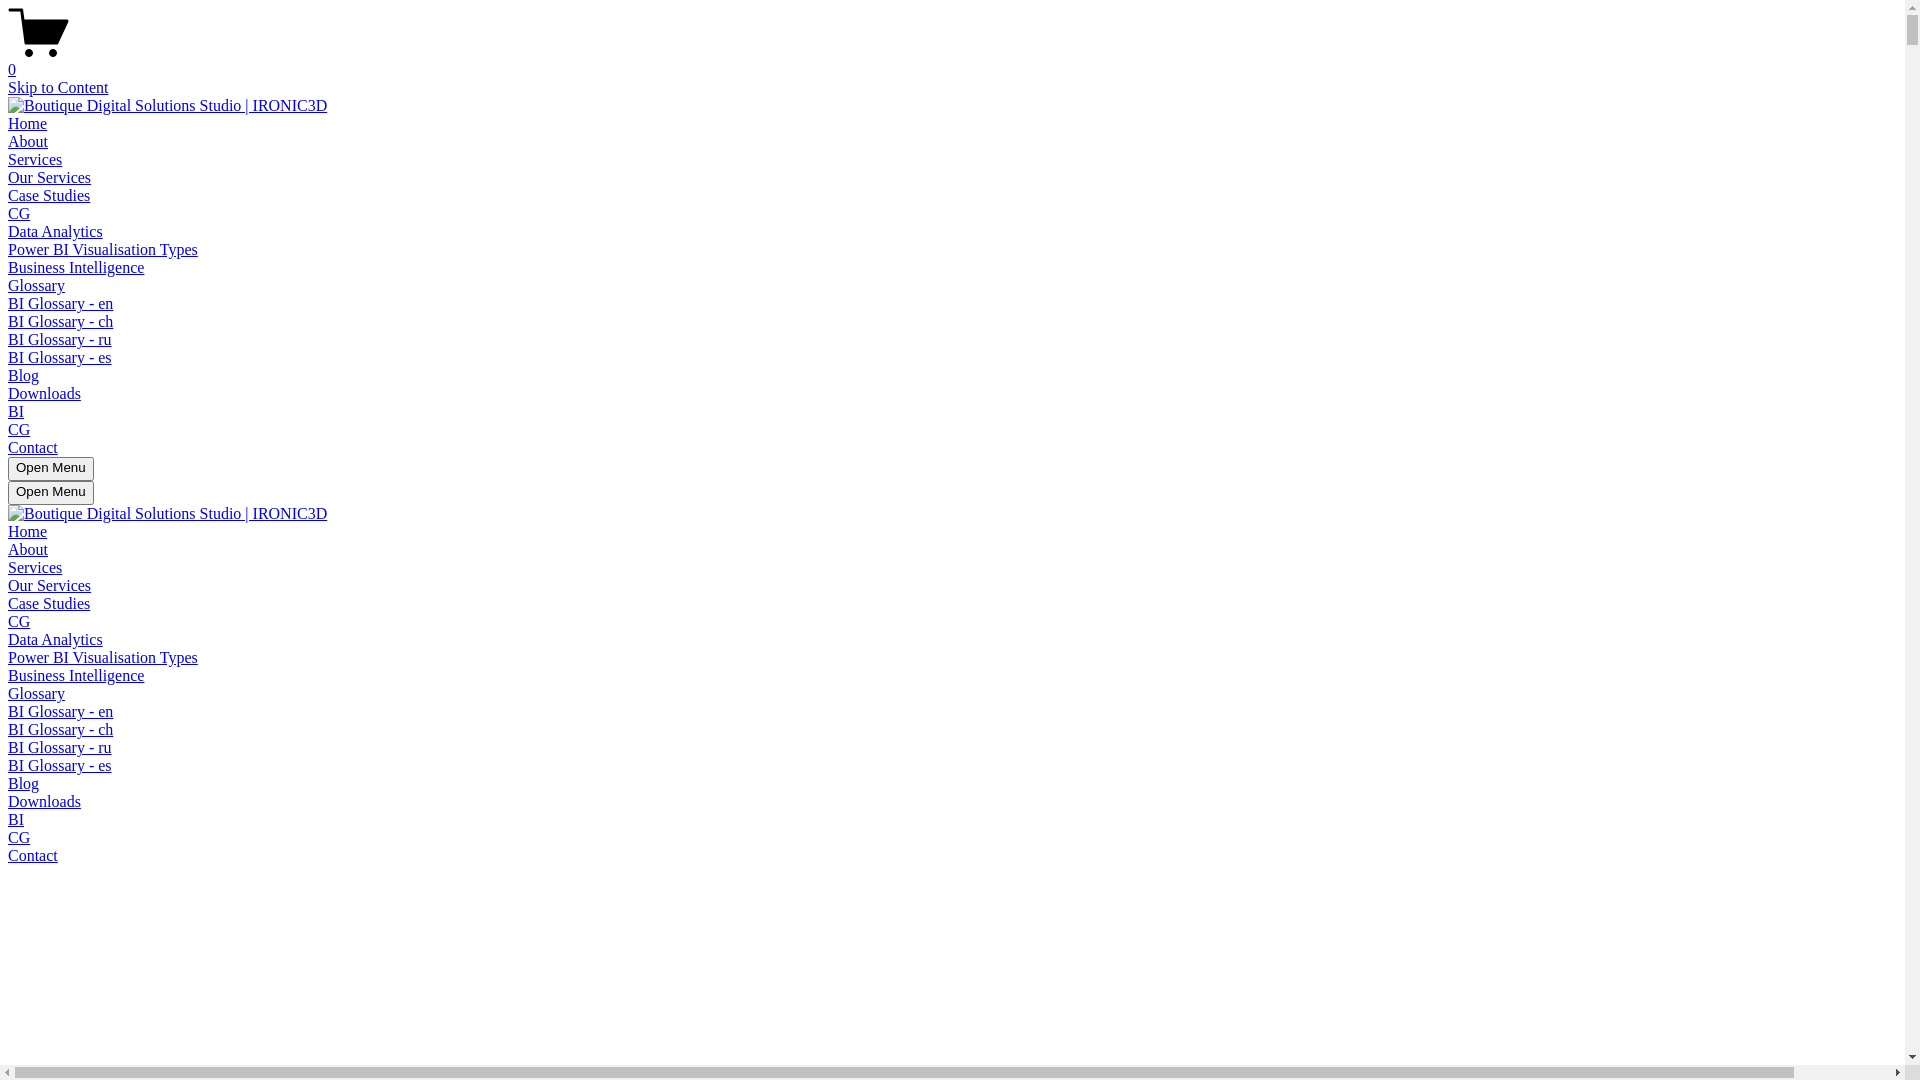 This screenshot has height=1080, width=1920. Describe the element at coordinates (34, 567) in the screenshot. I see `'Services'` at that location.